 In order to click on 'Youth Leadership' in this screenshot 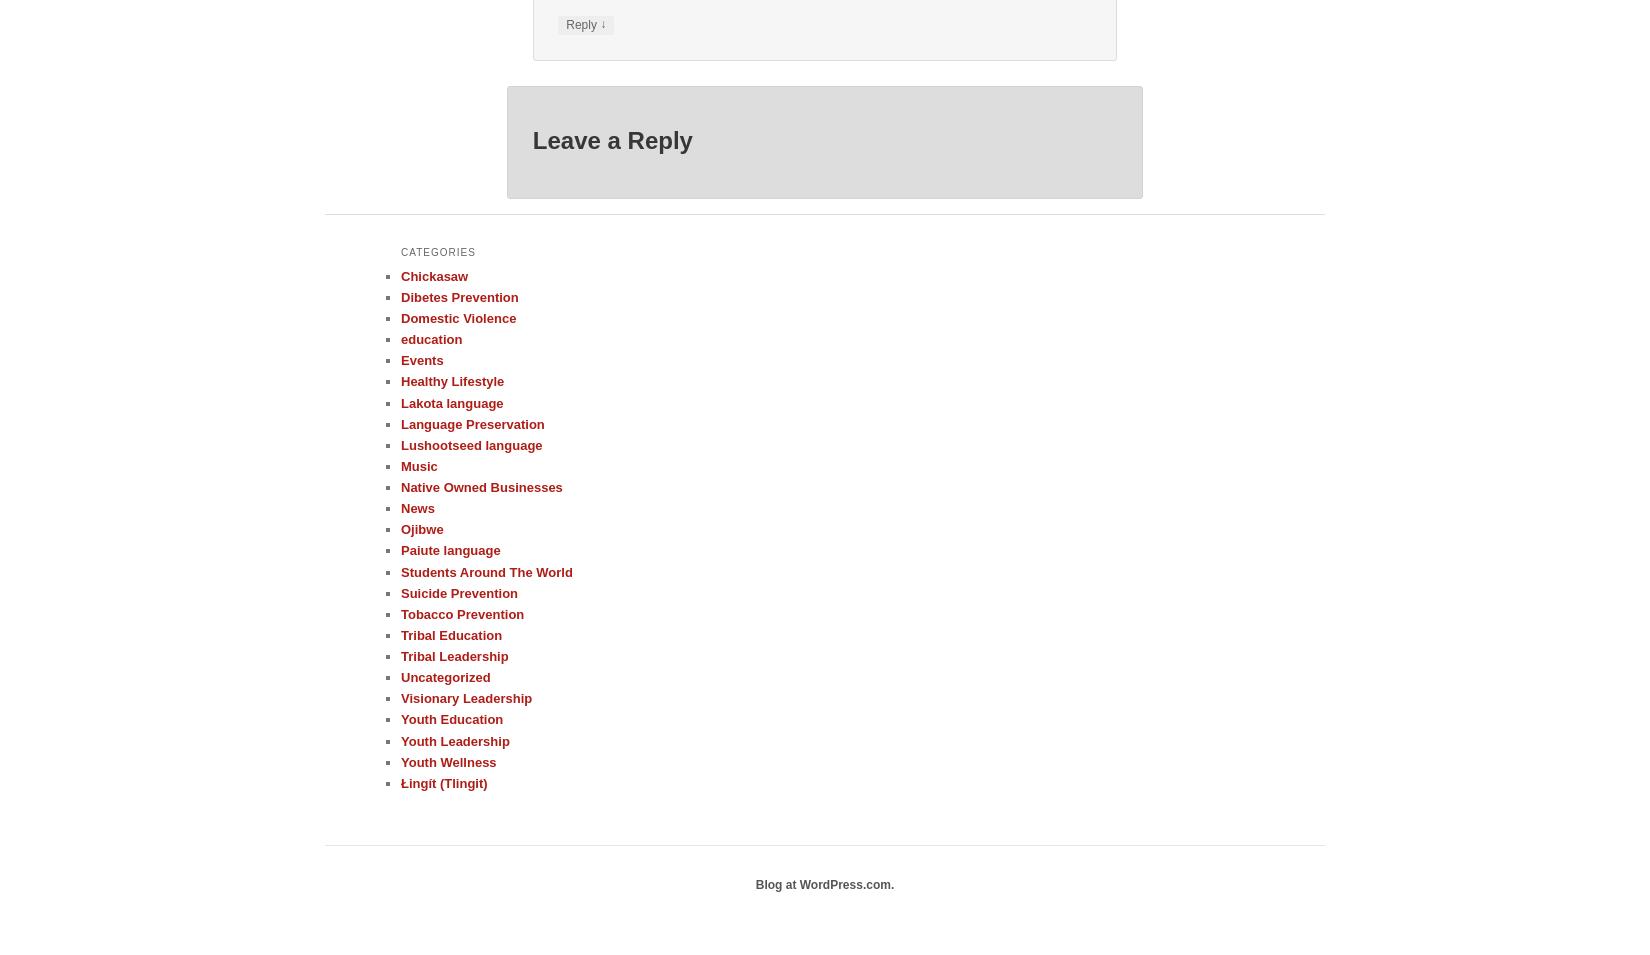, I will do `click(454, 739)`.